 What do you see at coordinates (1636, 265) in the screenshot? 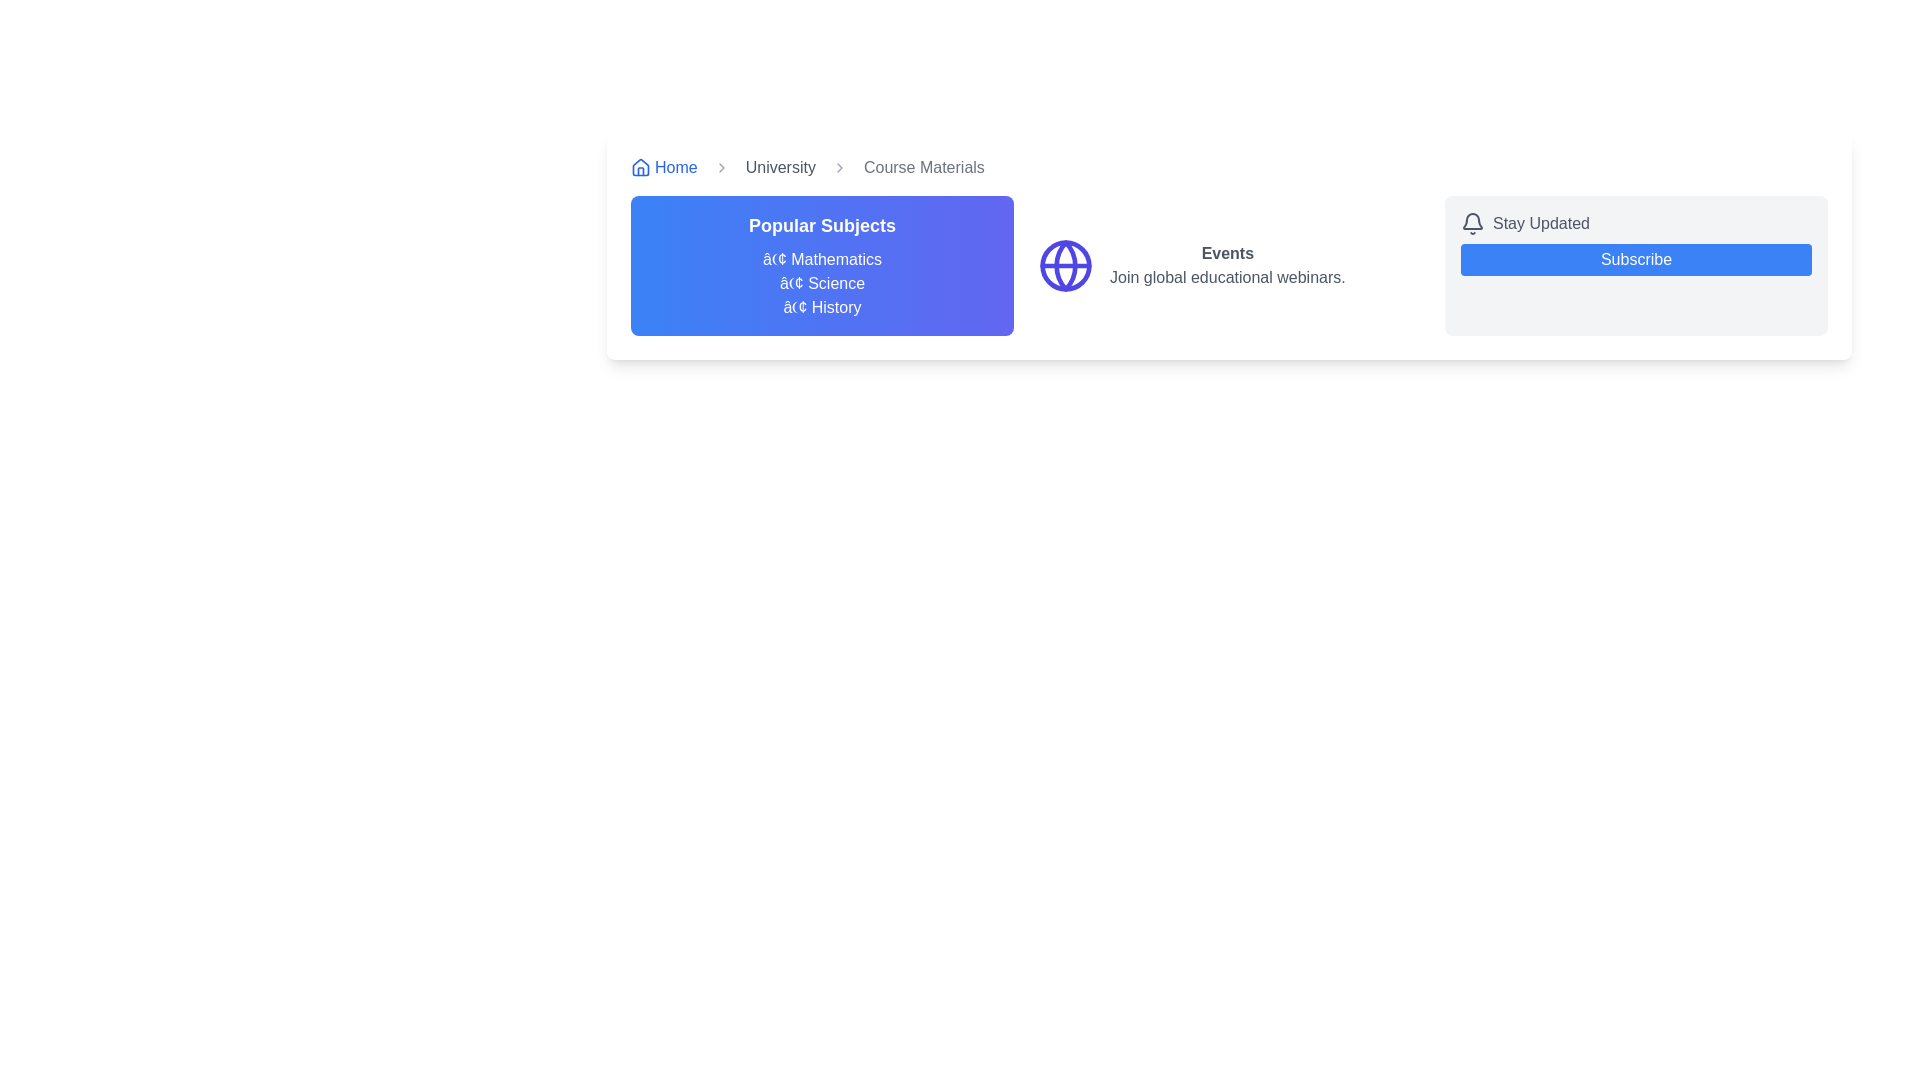
I see `displayed text from the 'Subscribe' button in the rightmost column of the layout, which prompts users to stay updated by subscribing` at bounding box center [1636, 265].